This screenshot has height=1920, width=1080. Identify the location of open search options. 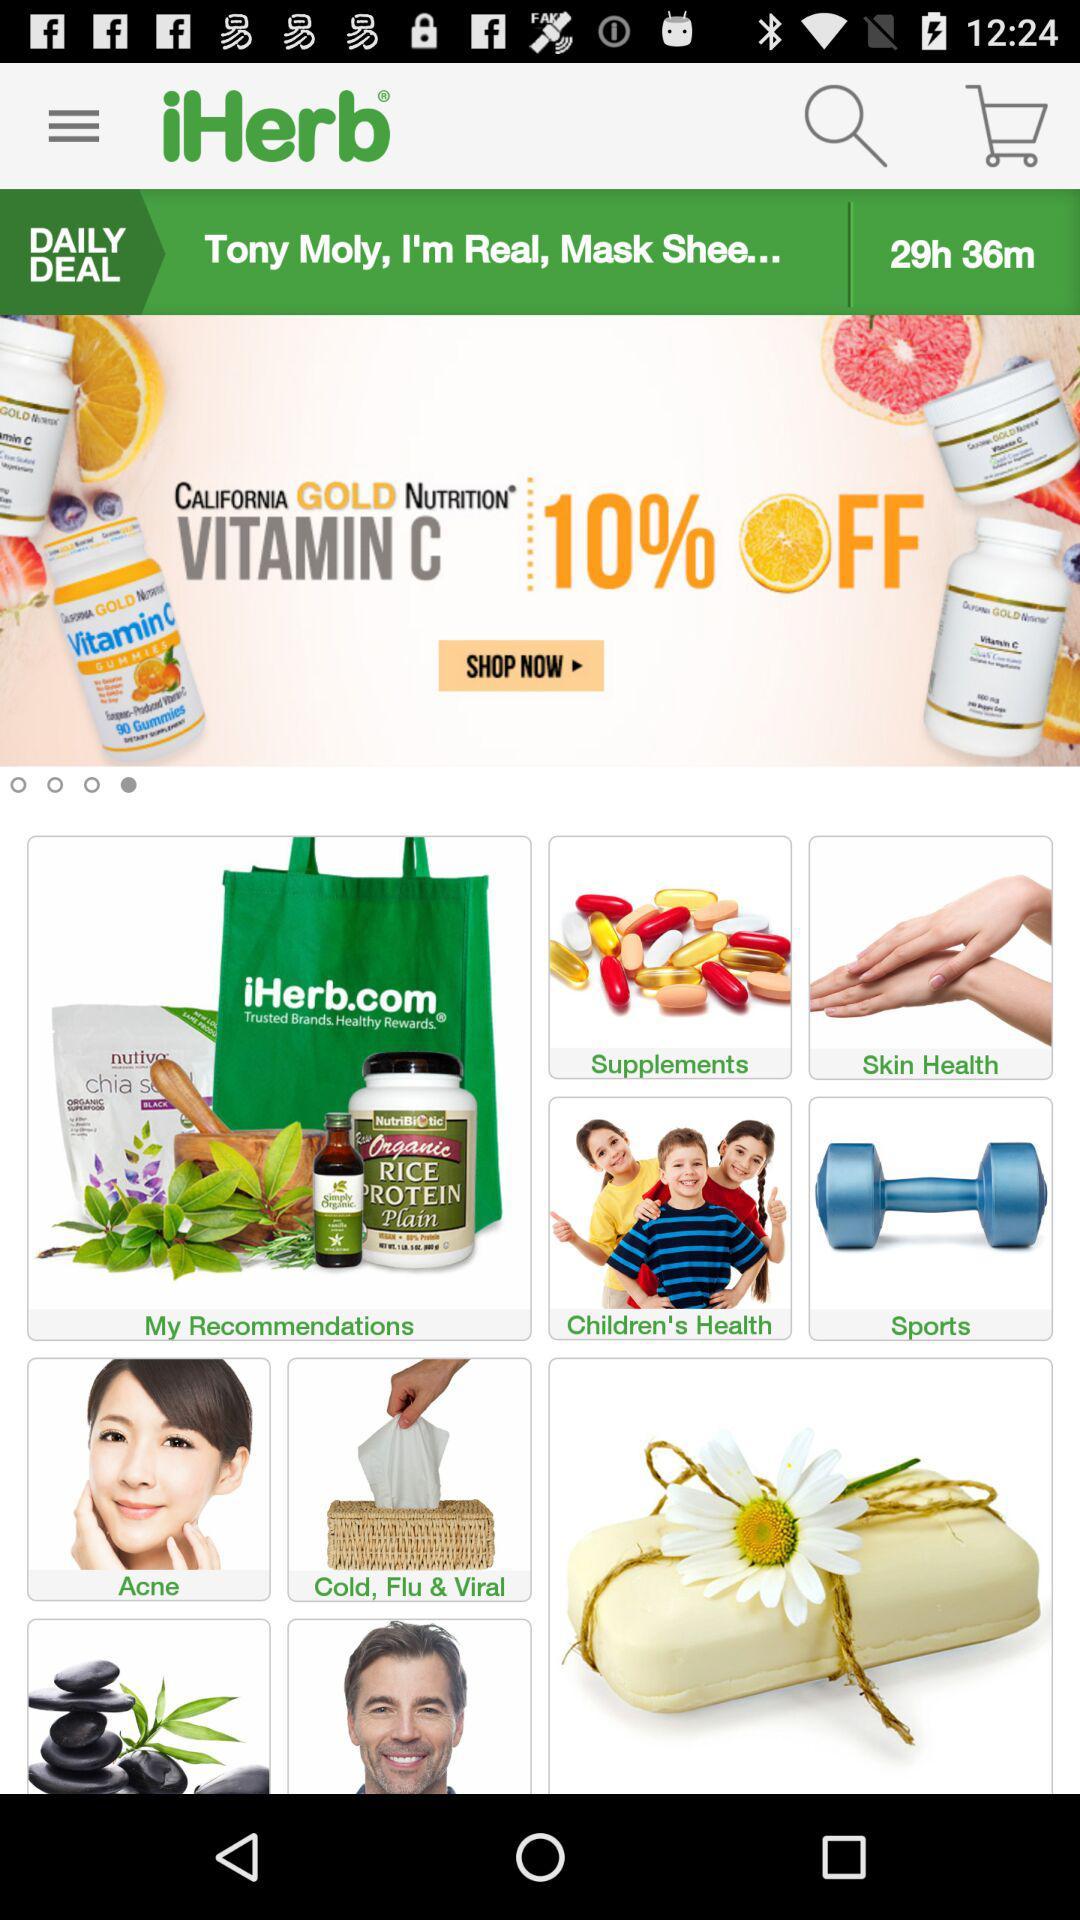
(845, 124).